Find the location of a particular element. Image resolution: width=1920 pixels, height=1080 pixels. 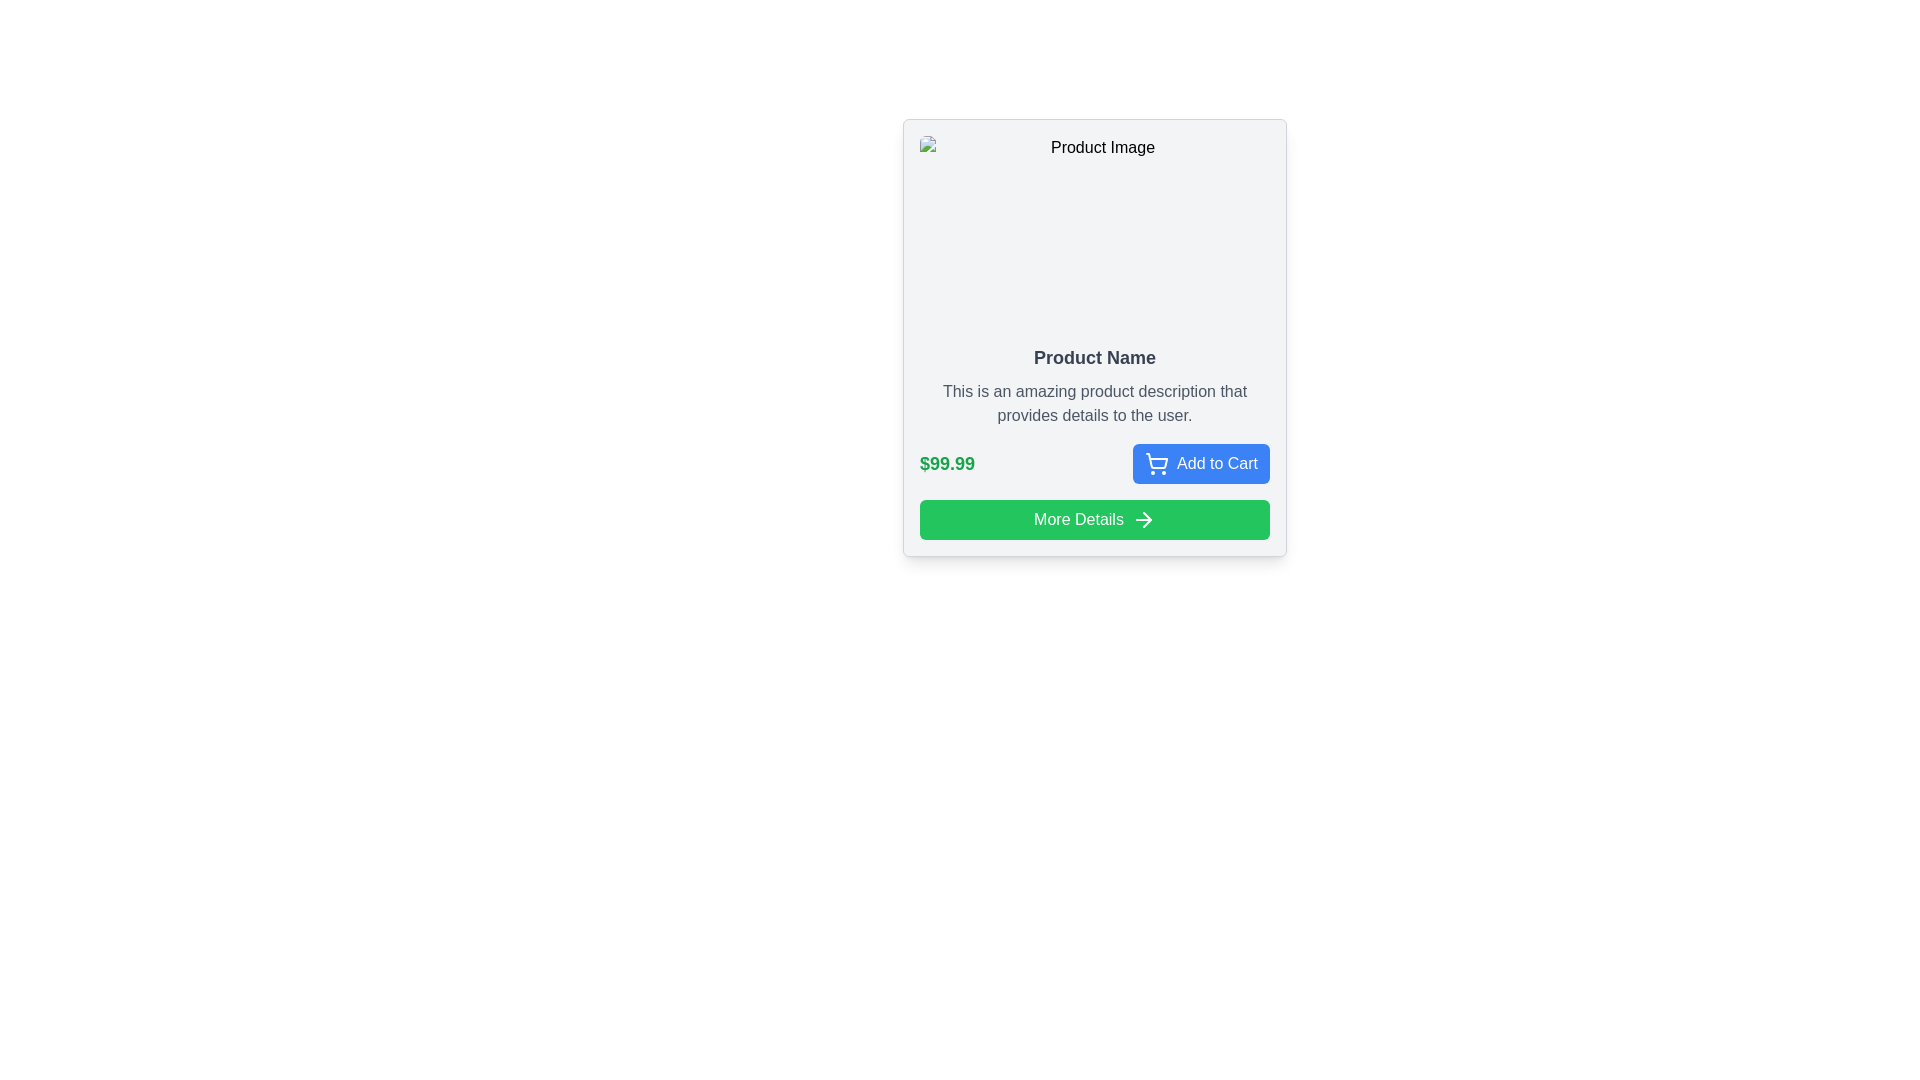

the shopping cart icon which is part of the 'Add to Cart' button, located to the left of the button text is located at coordinates (1156, 461).